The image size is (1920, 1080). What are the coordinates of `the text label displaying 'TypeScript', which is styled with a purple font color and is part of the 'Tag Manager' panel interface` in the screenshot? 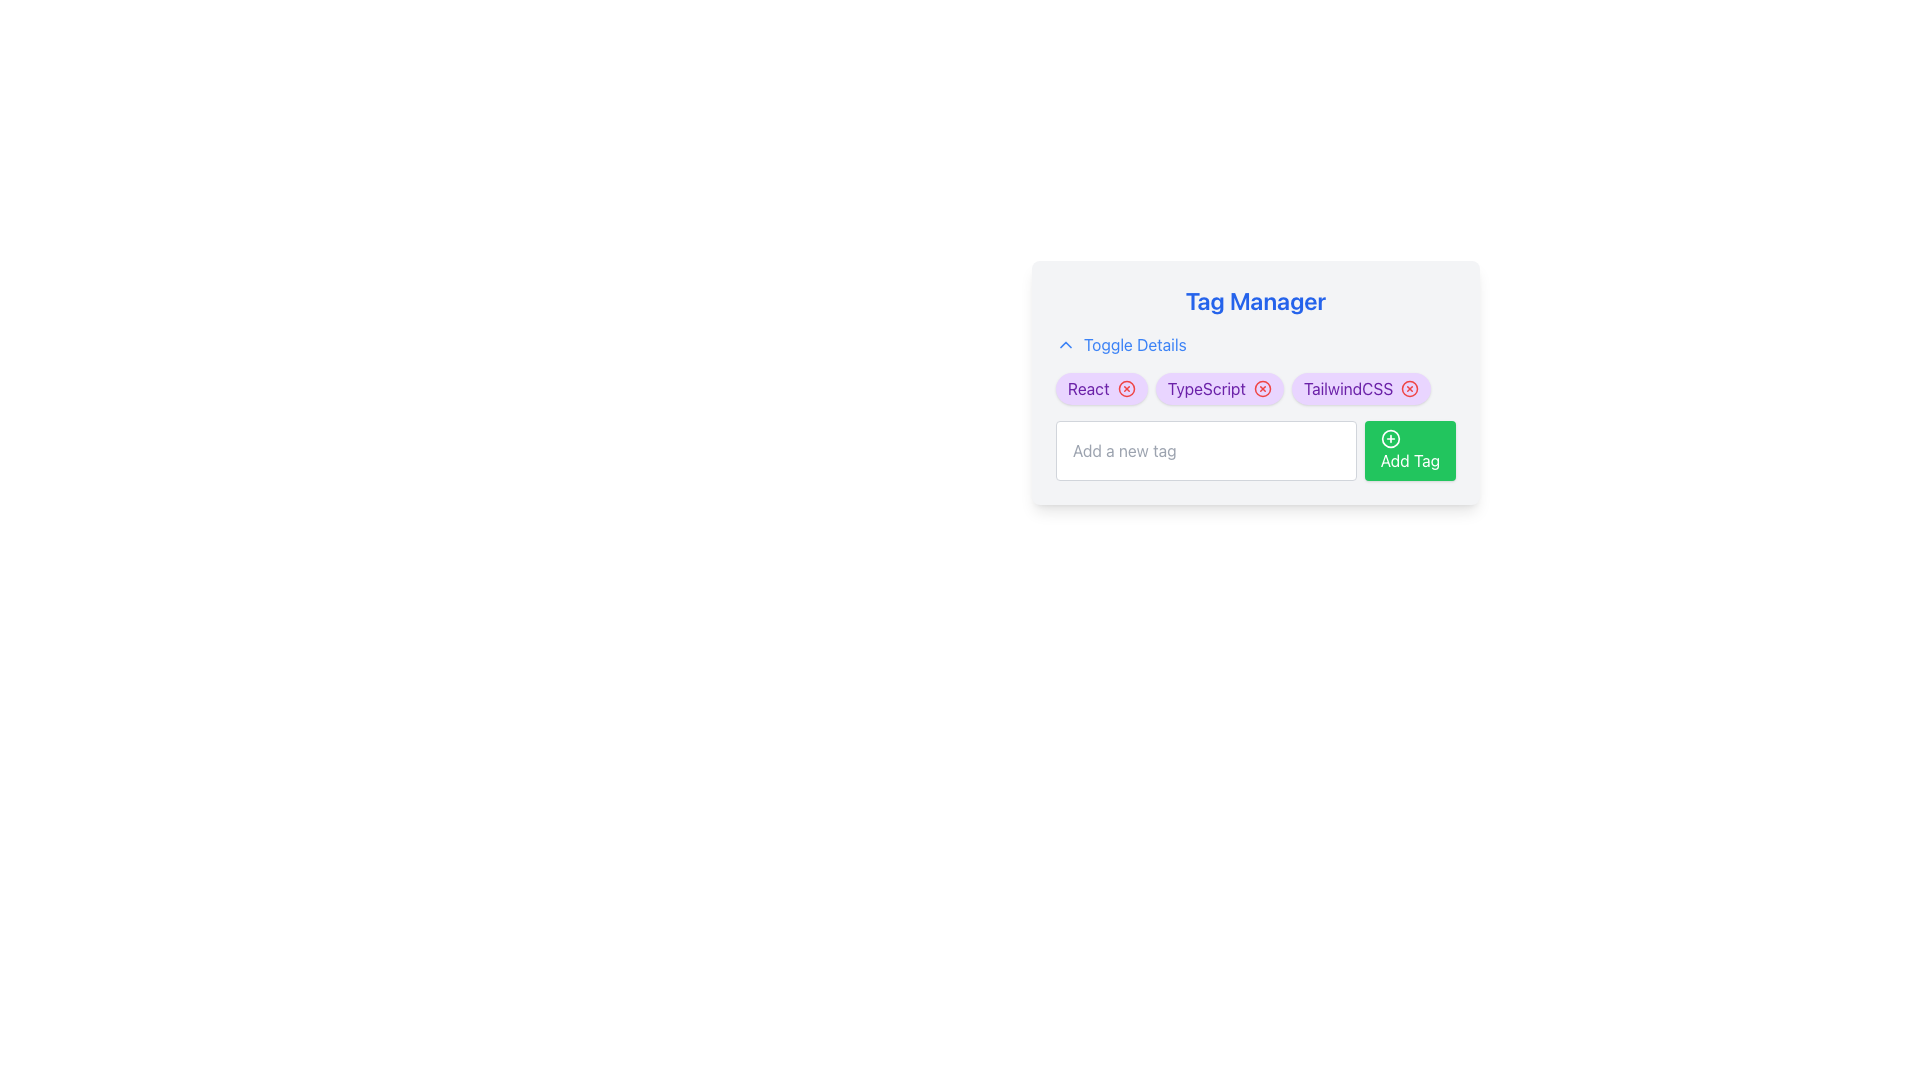 It's located at (1205, 389).